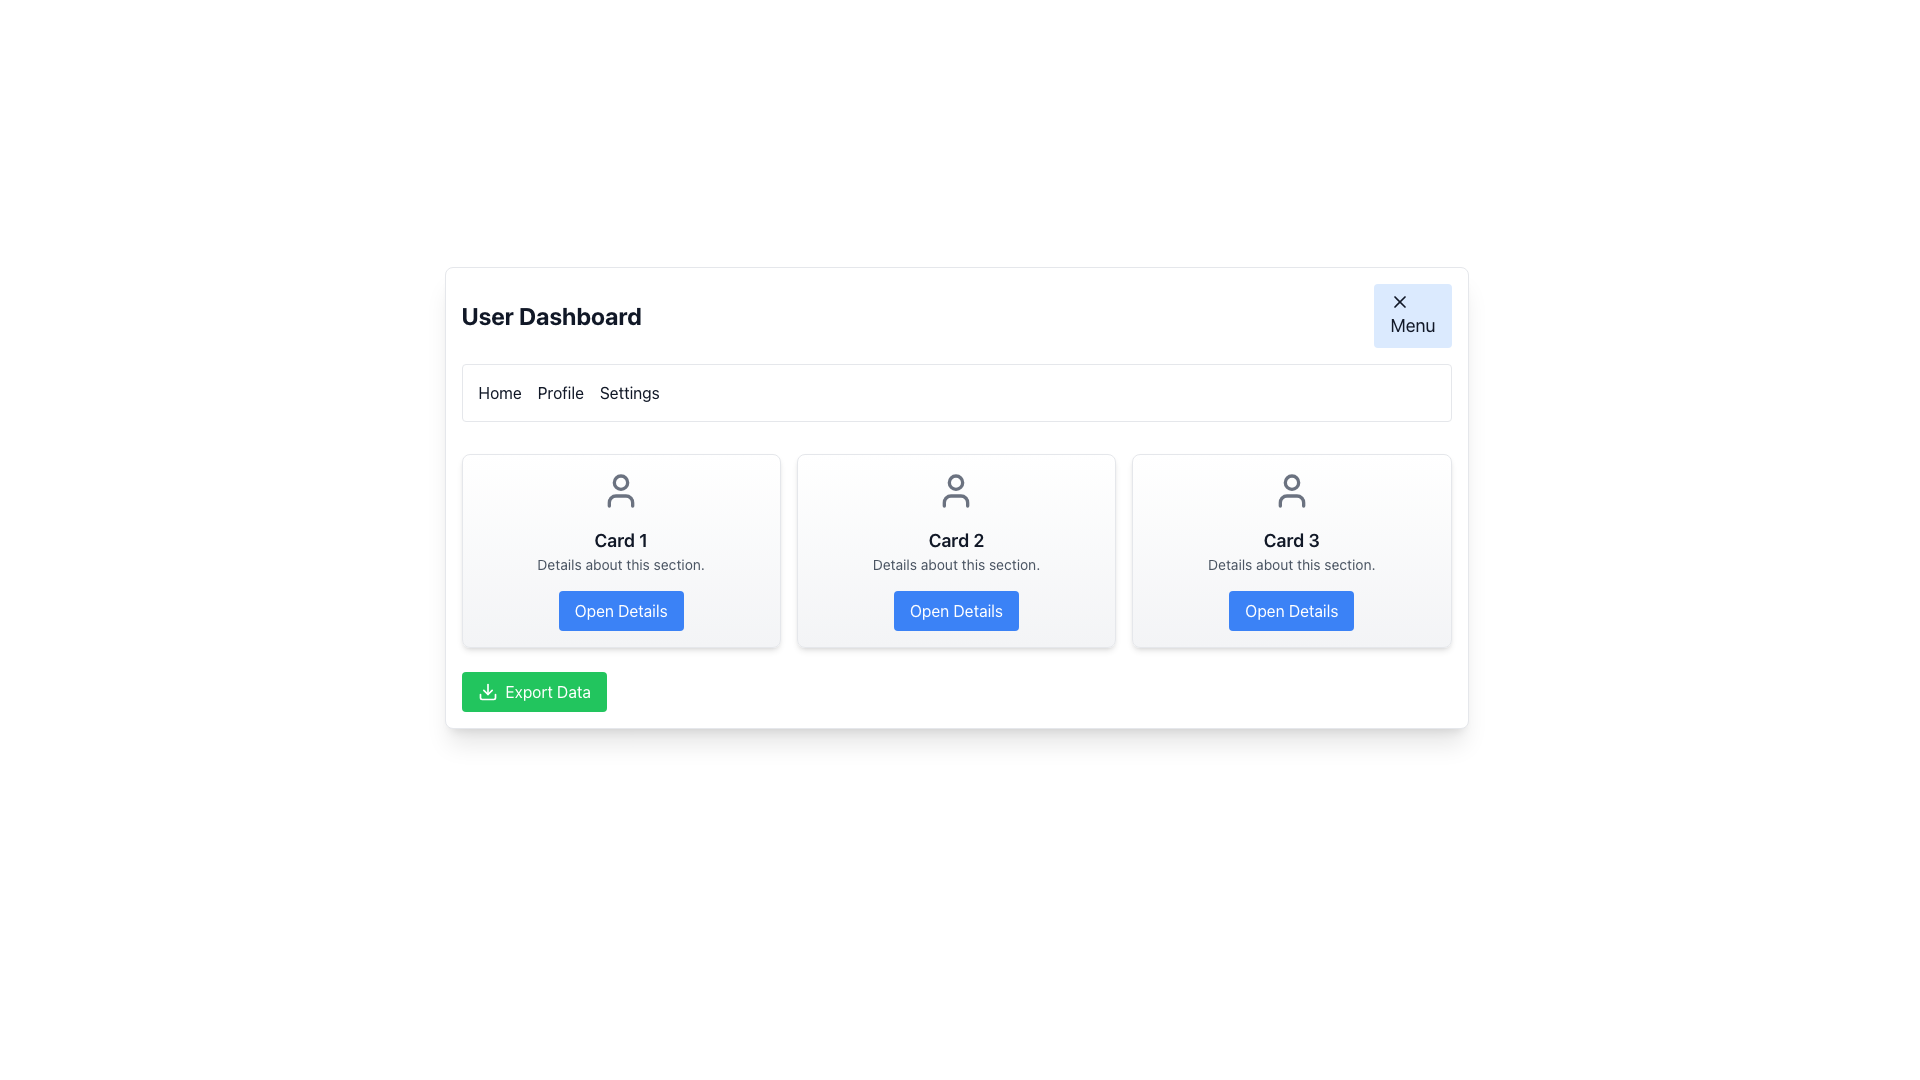 This screenshot has height=1080, width=1920. What do you see at coordinates (560, 393) in the screenshot?
I see `the 'Profile' navigation link, which is the second item in the horizontal navigation menu styled in black and turns indigo on hover` at bounding box center [560, 393].